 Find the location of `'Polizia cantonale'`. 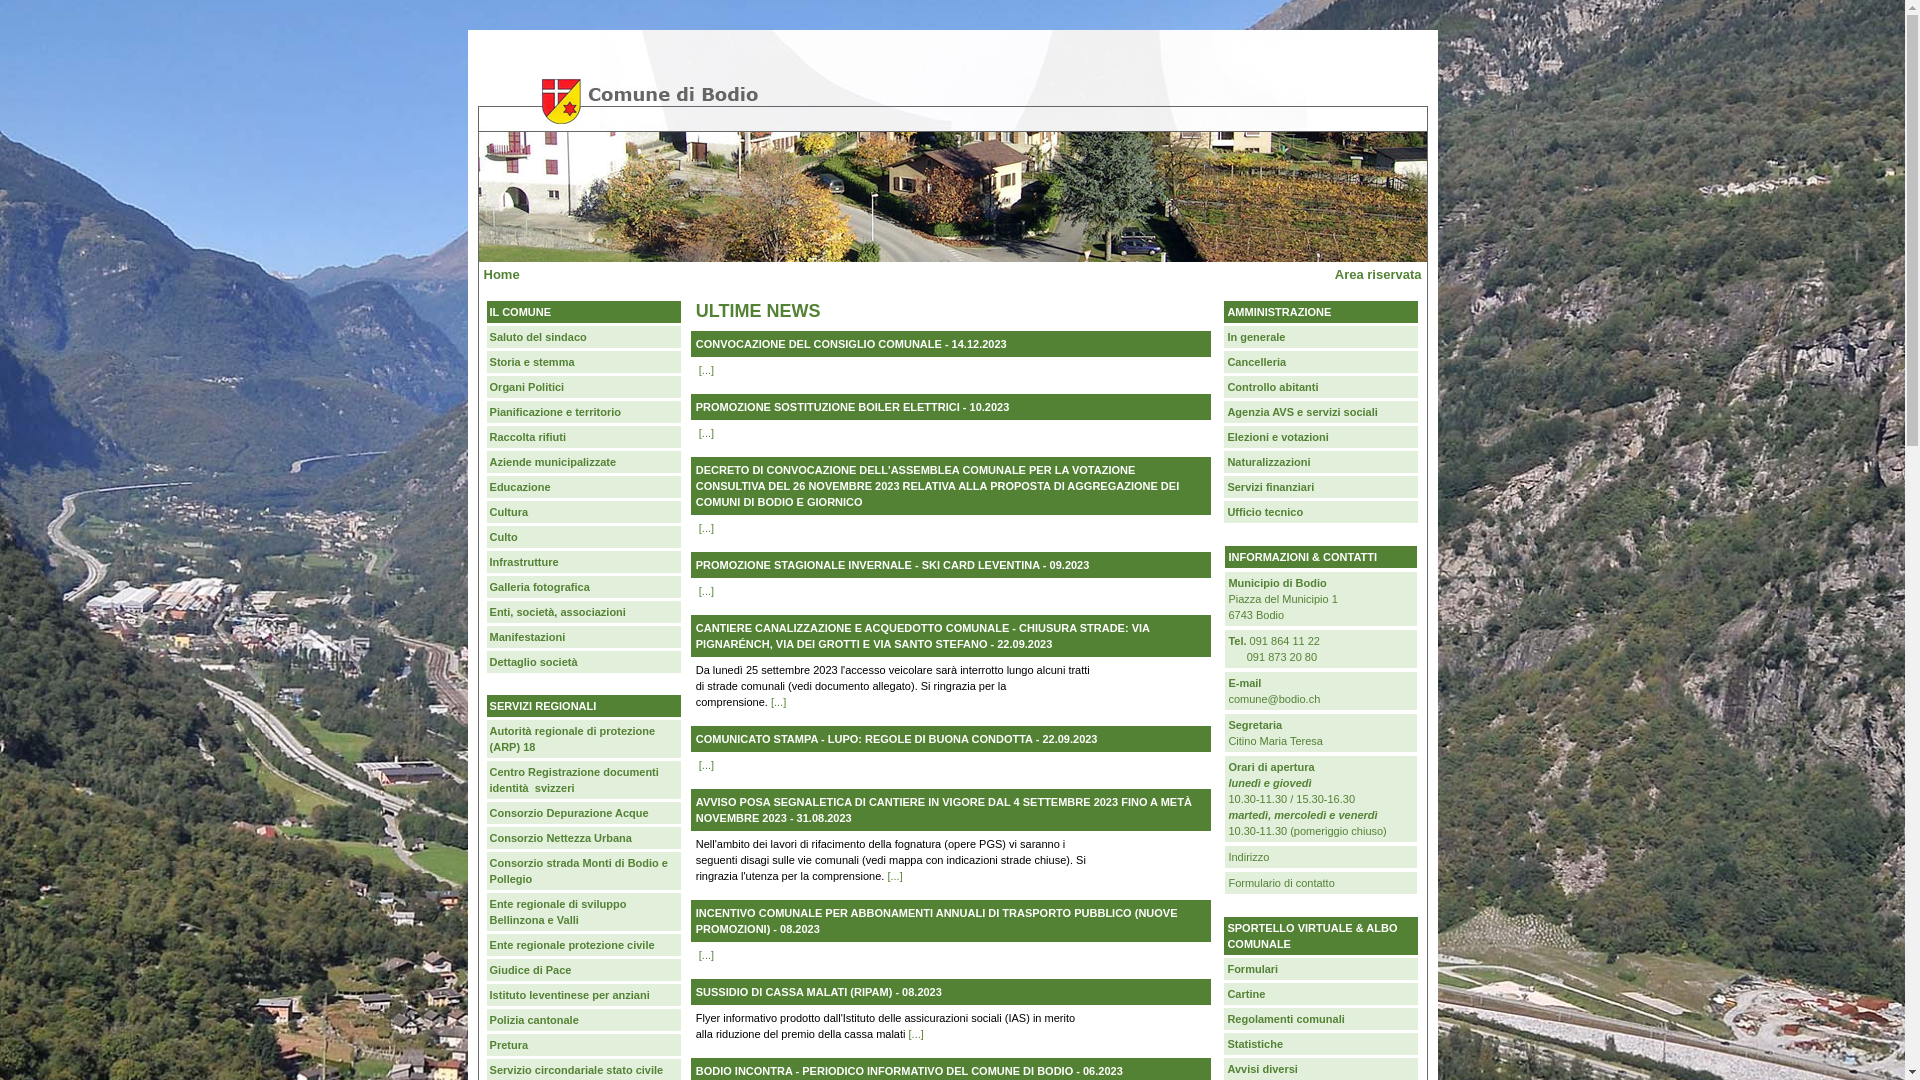

'Polizia cantonale' is located at coordinates (583, 1019).